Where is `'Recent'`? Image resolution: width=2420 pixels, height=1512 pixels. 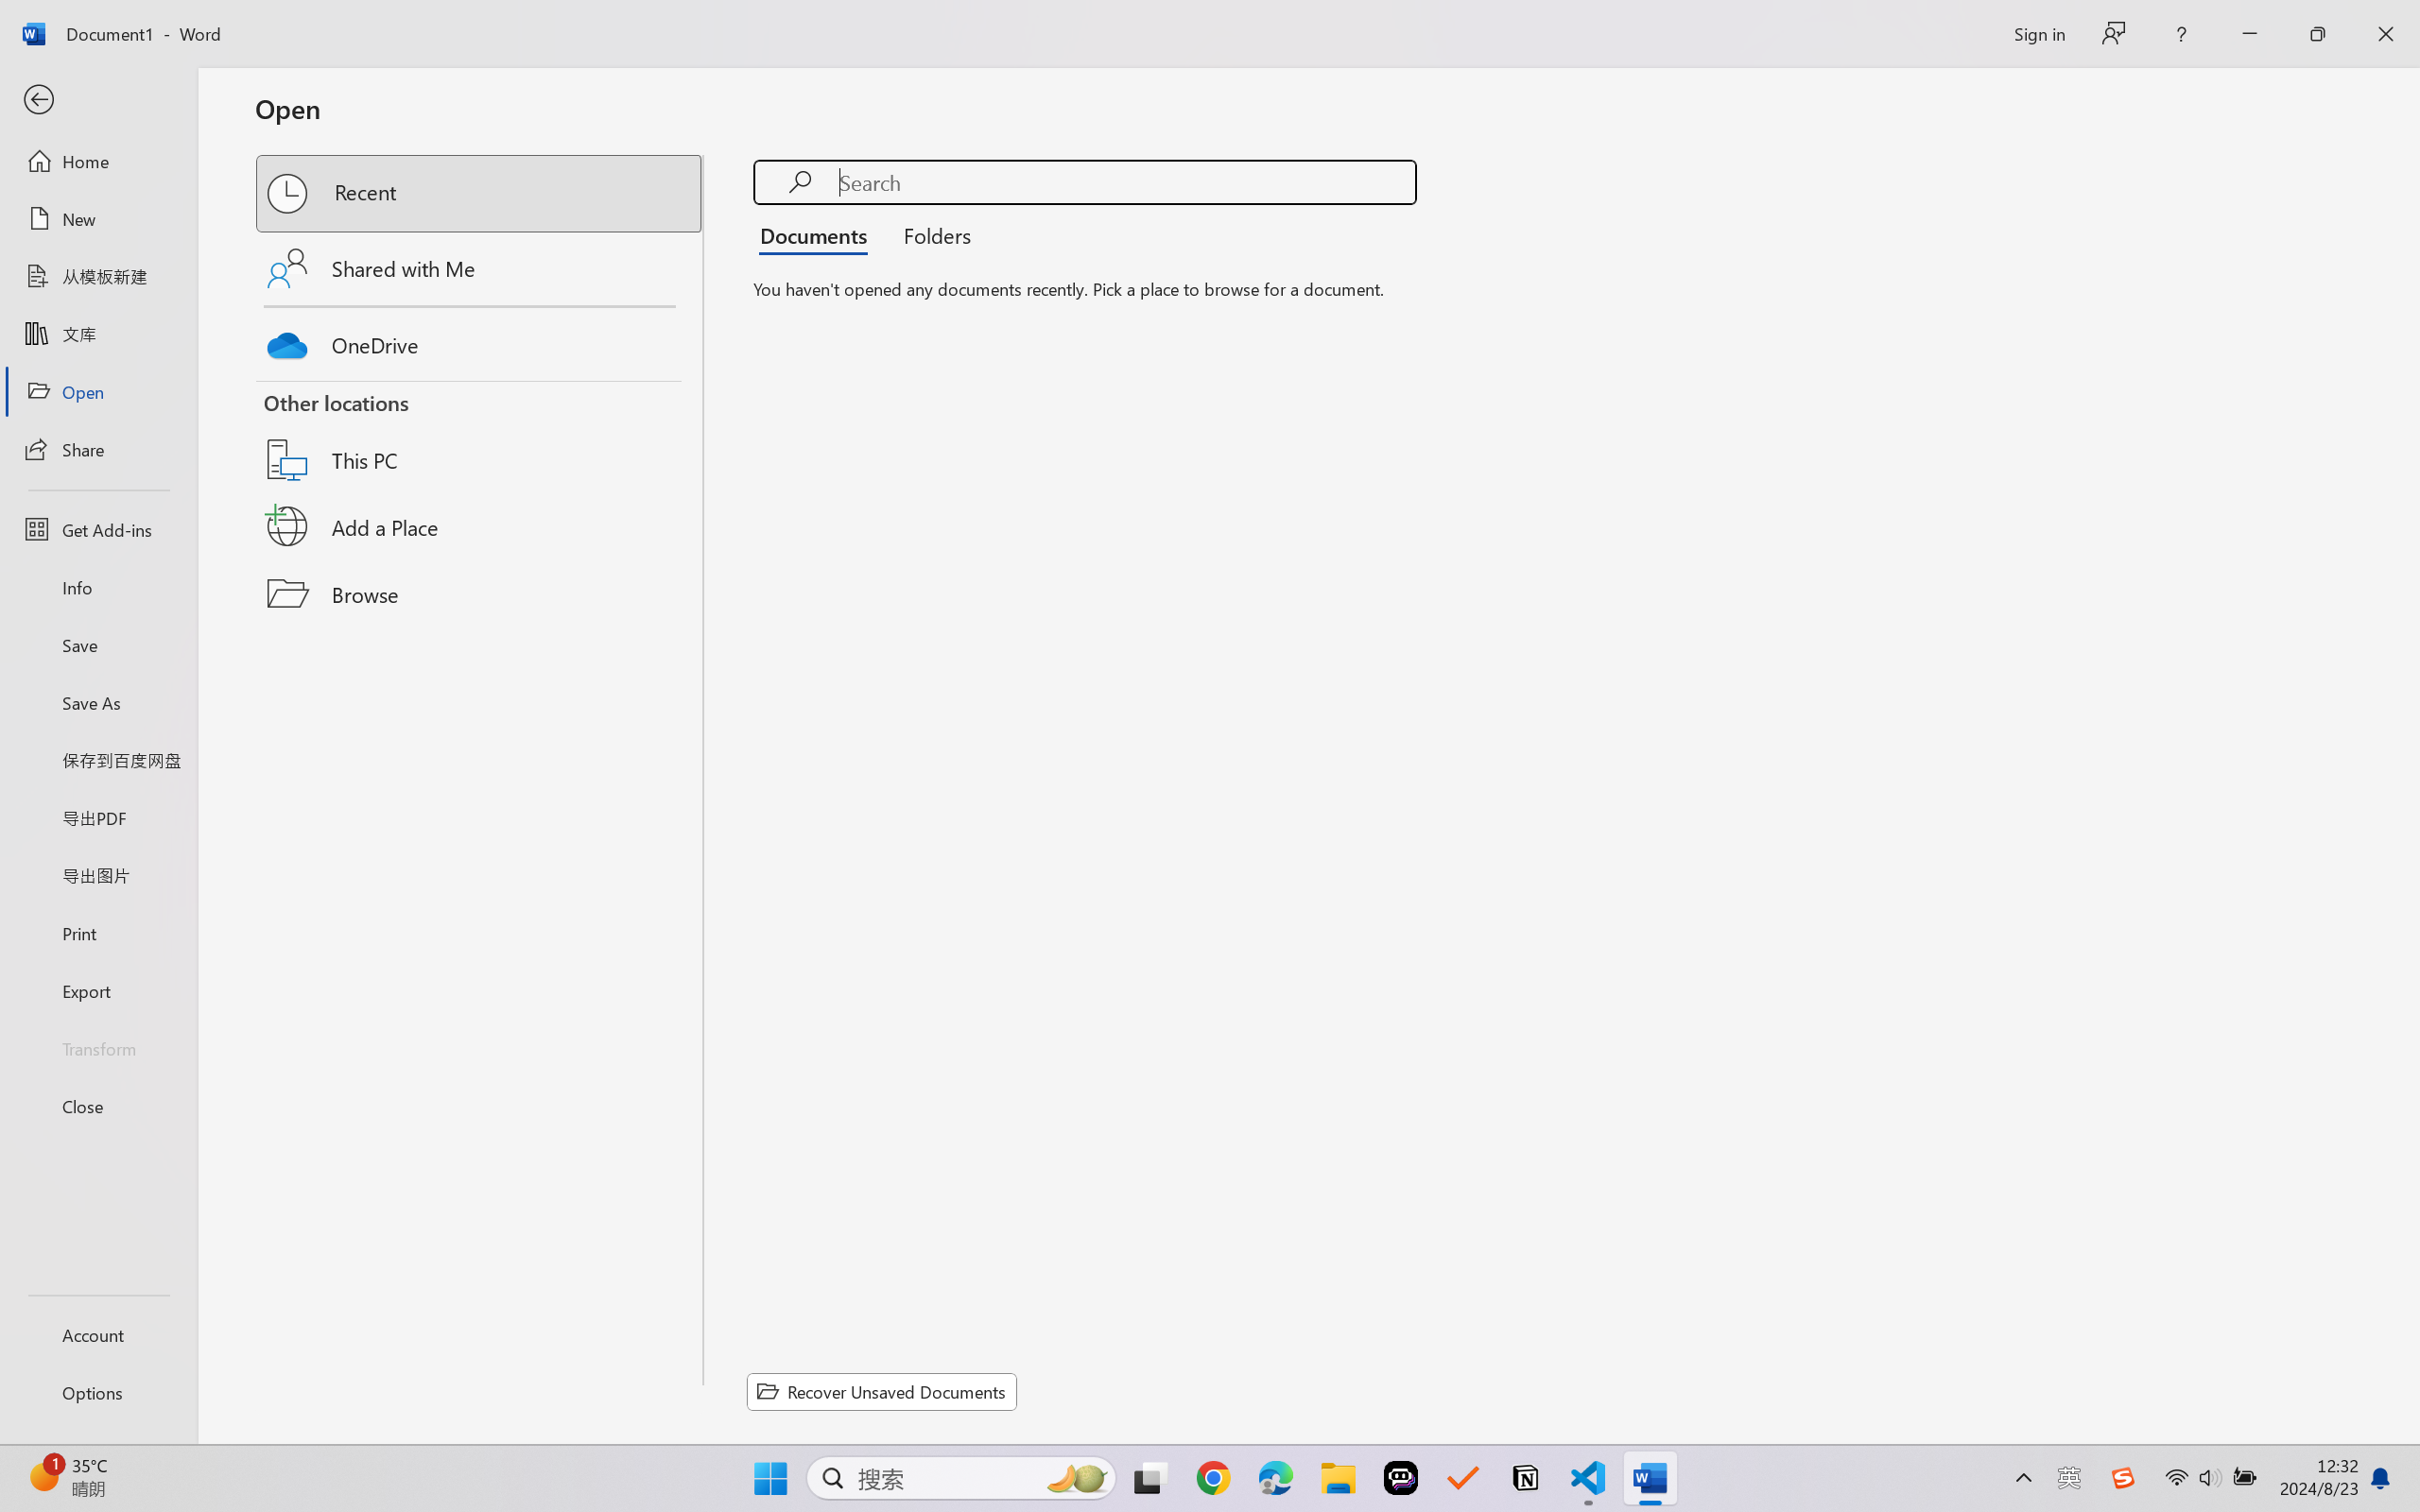 'Recent' is located at coordinates (480, 192).